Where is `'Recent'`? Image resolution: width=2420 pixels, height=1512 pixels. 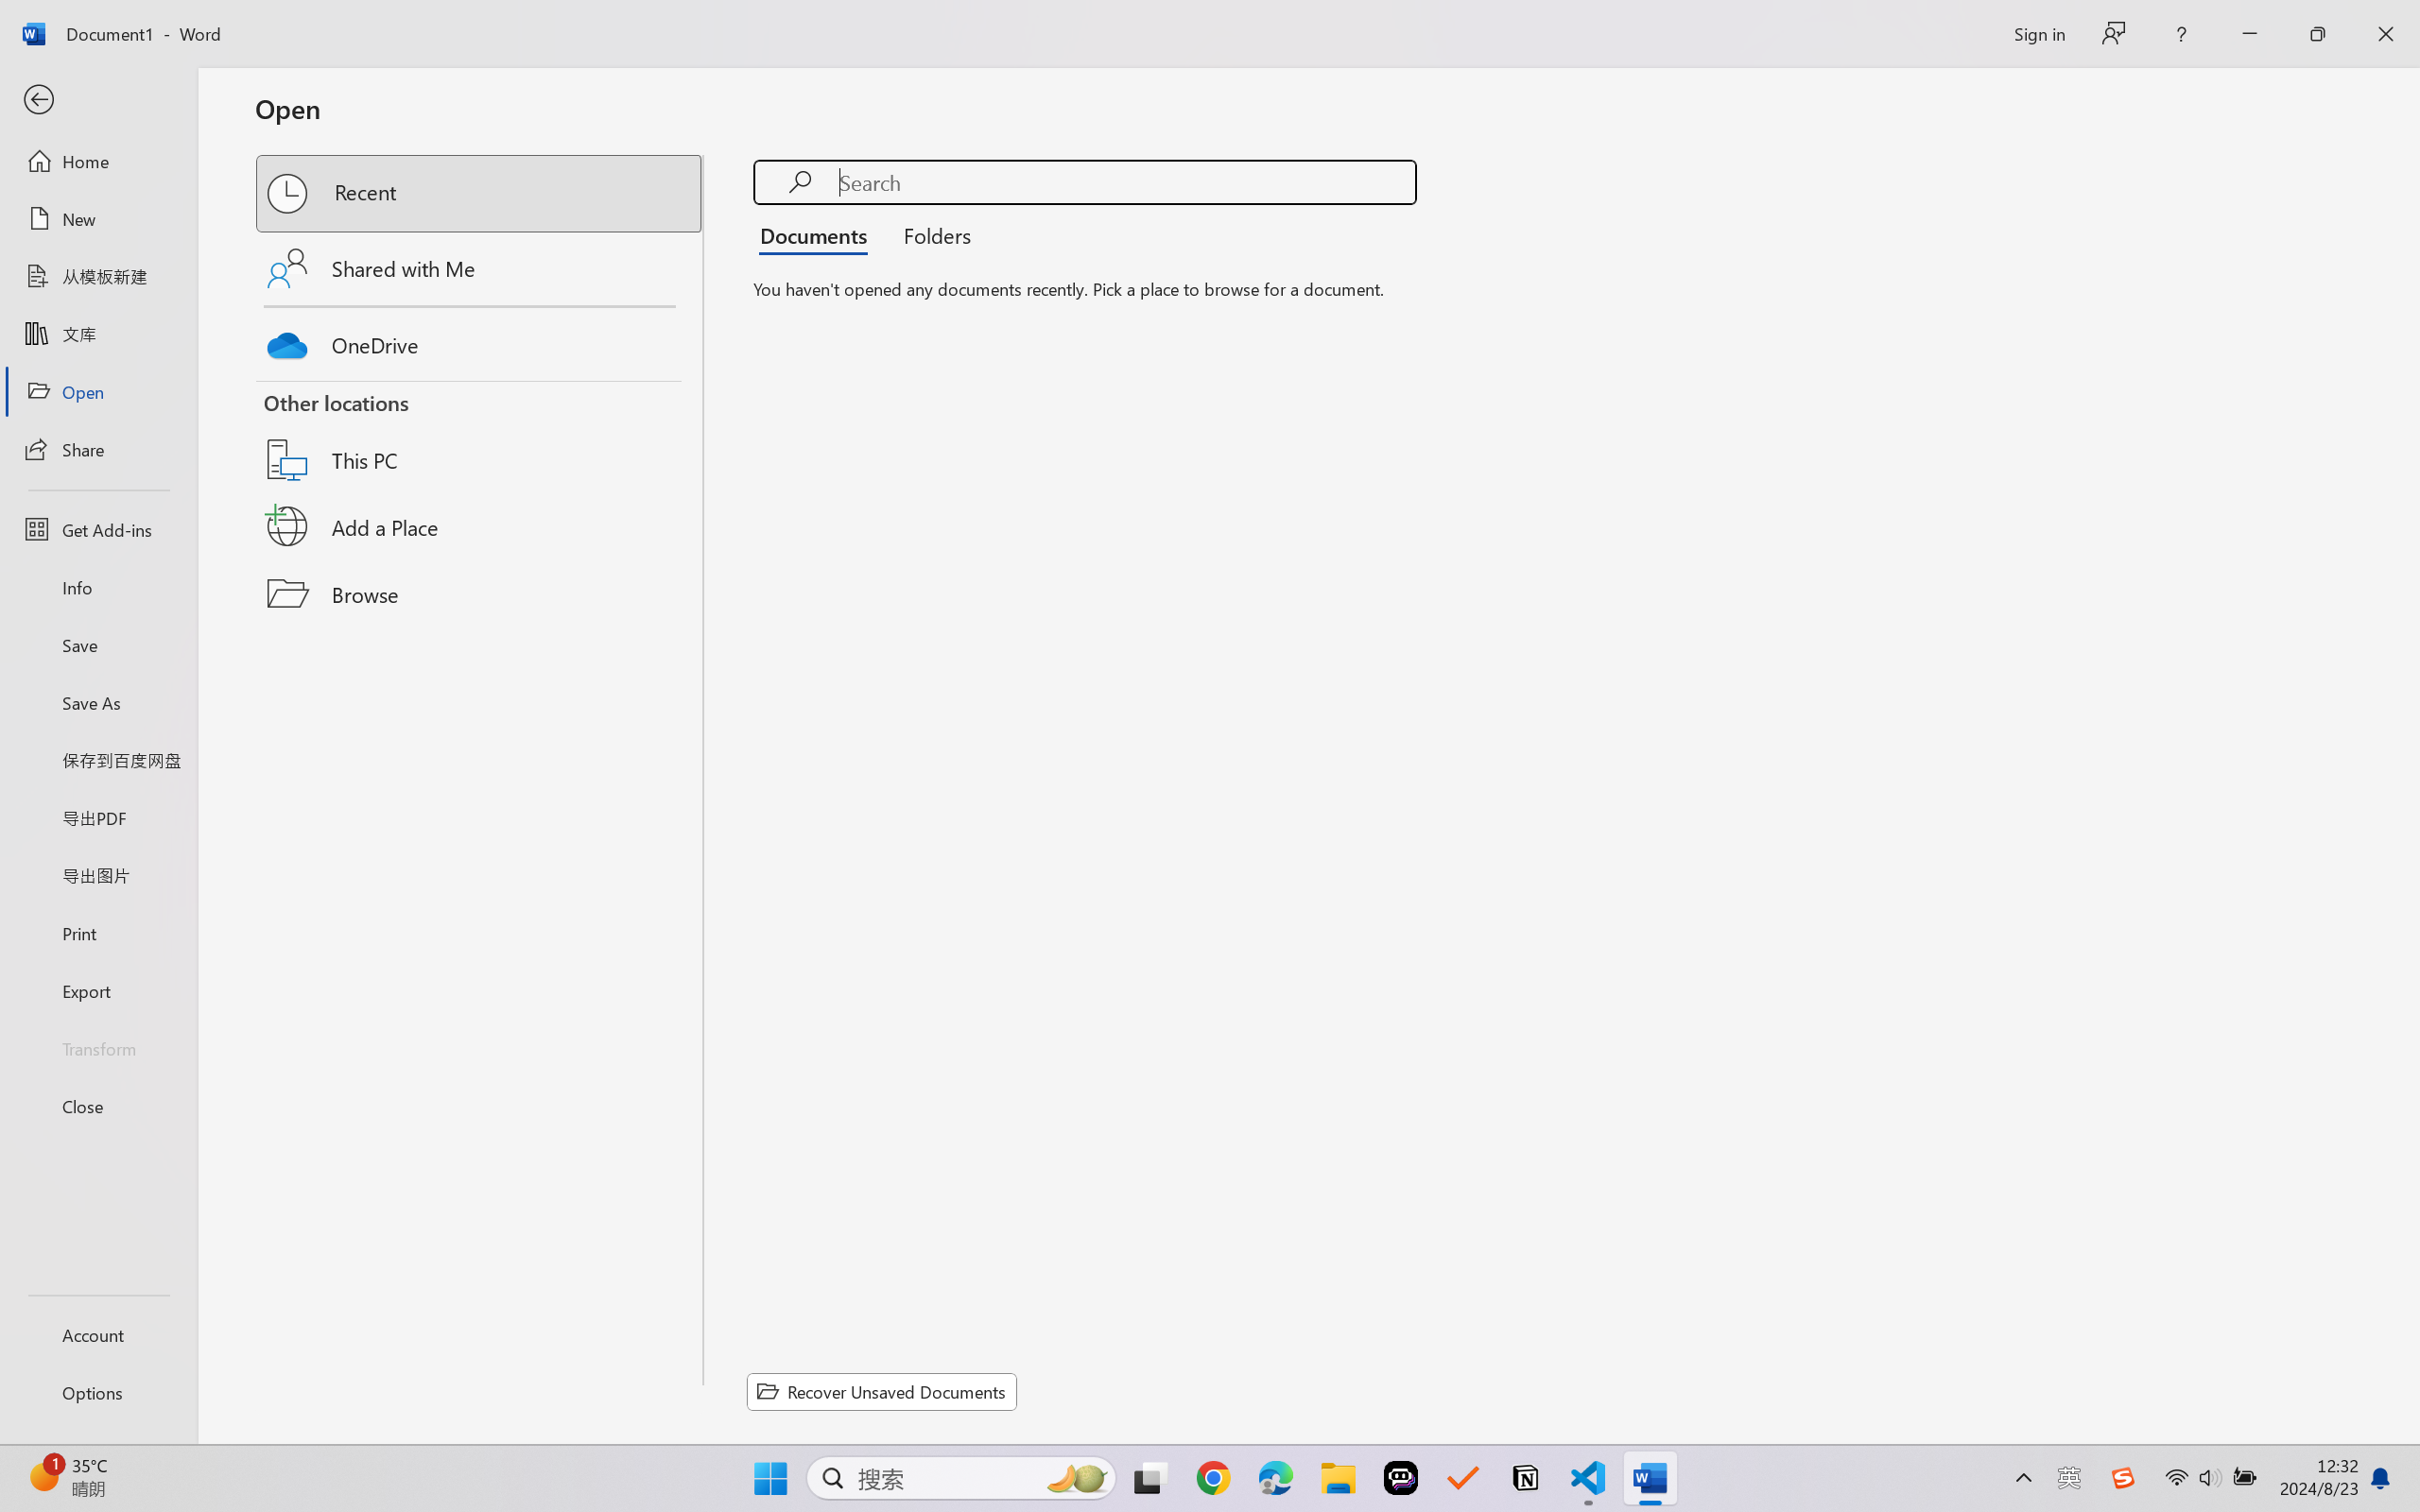 'Recent' is located at coordinates (480, 192).